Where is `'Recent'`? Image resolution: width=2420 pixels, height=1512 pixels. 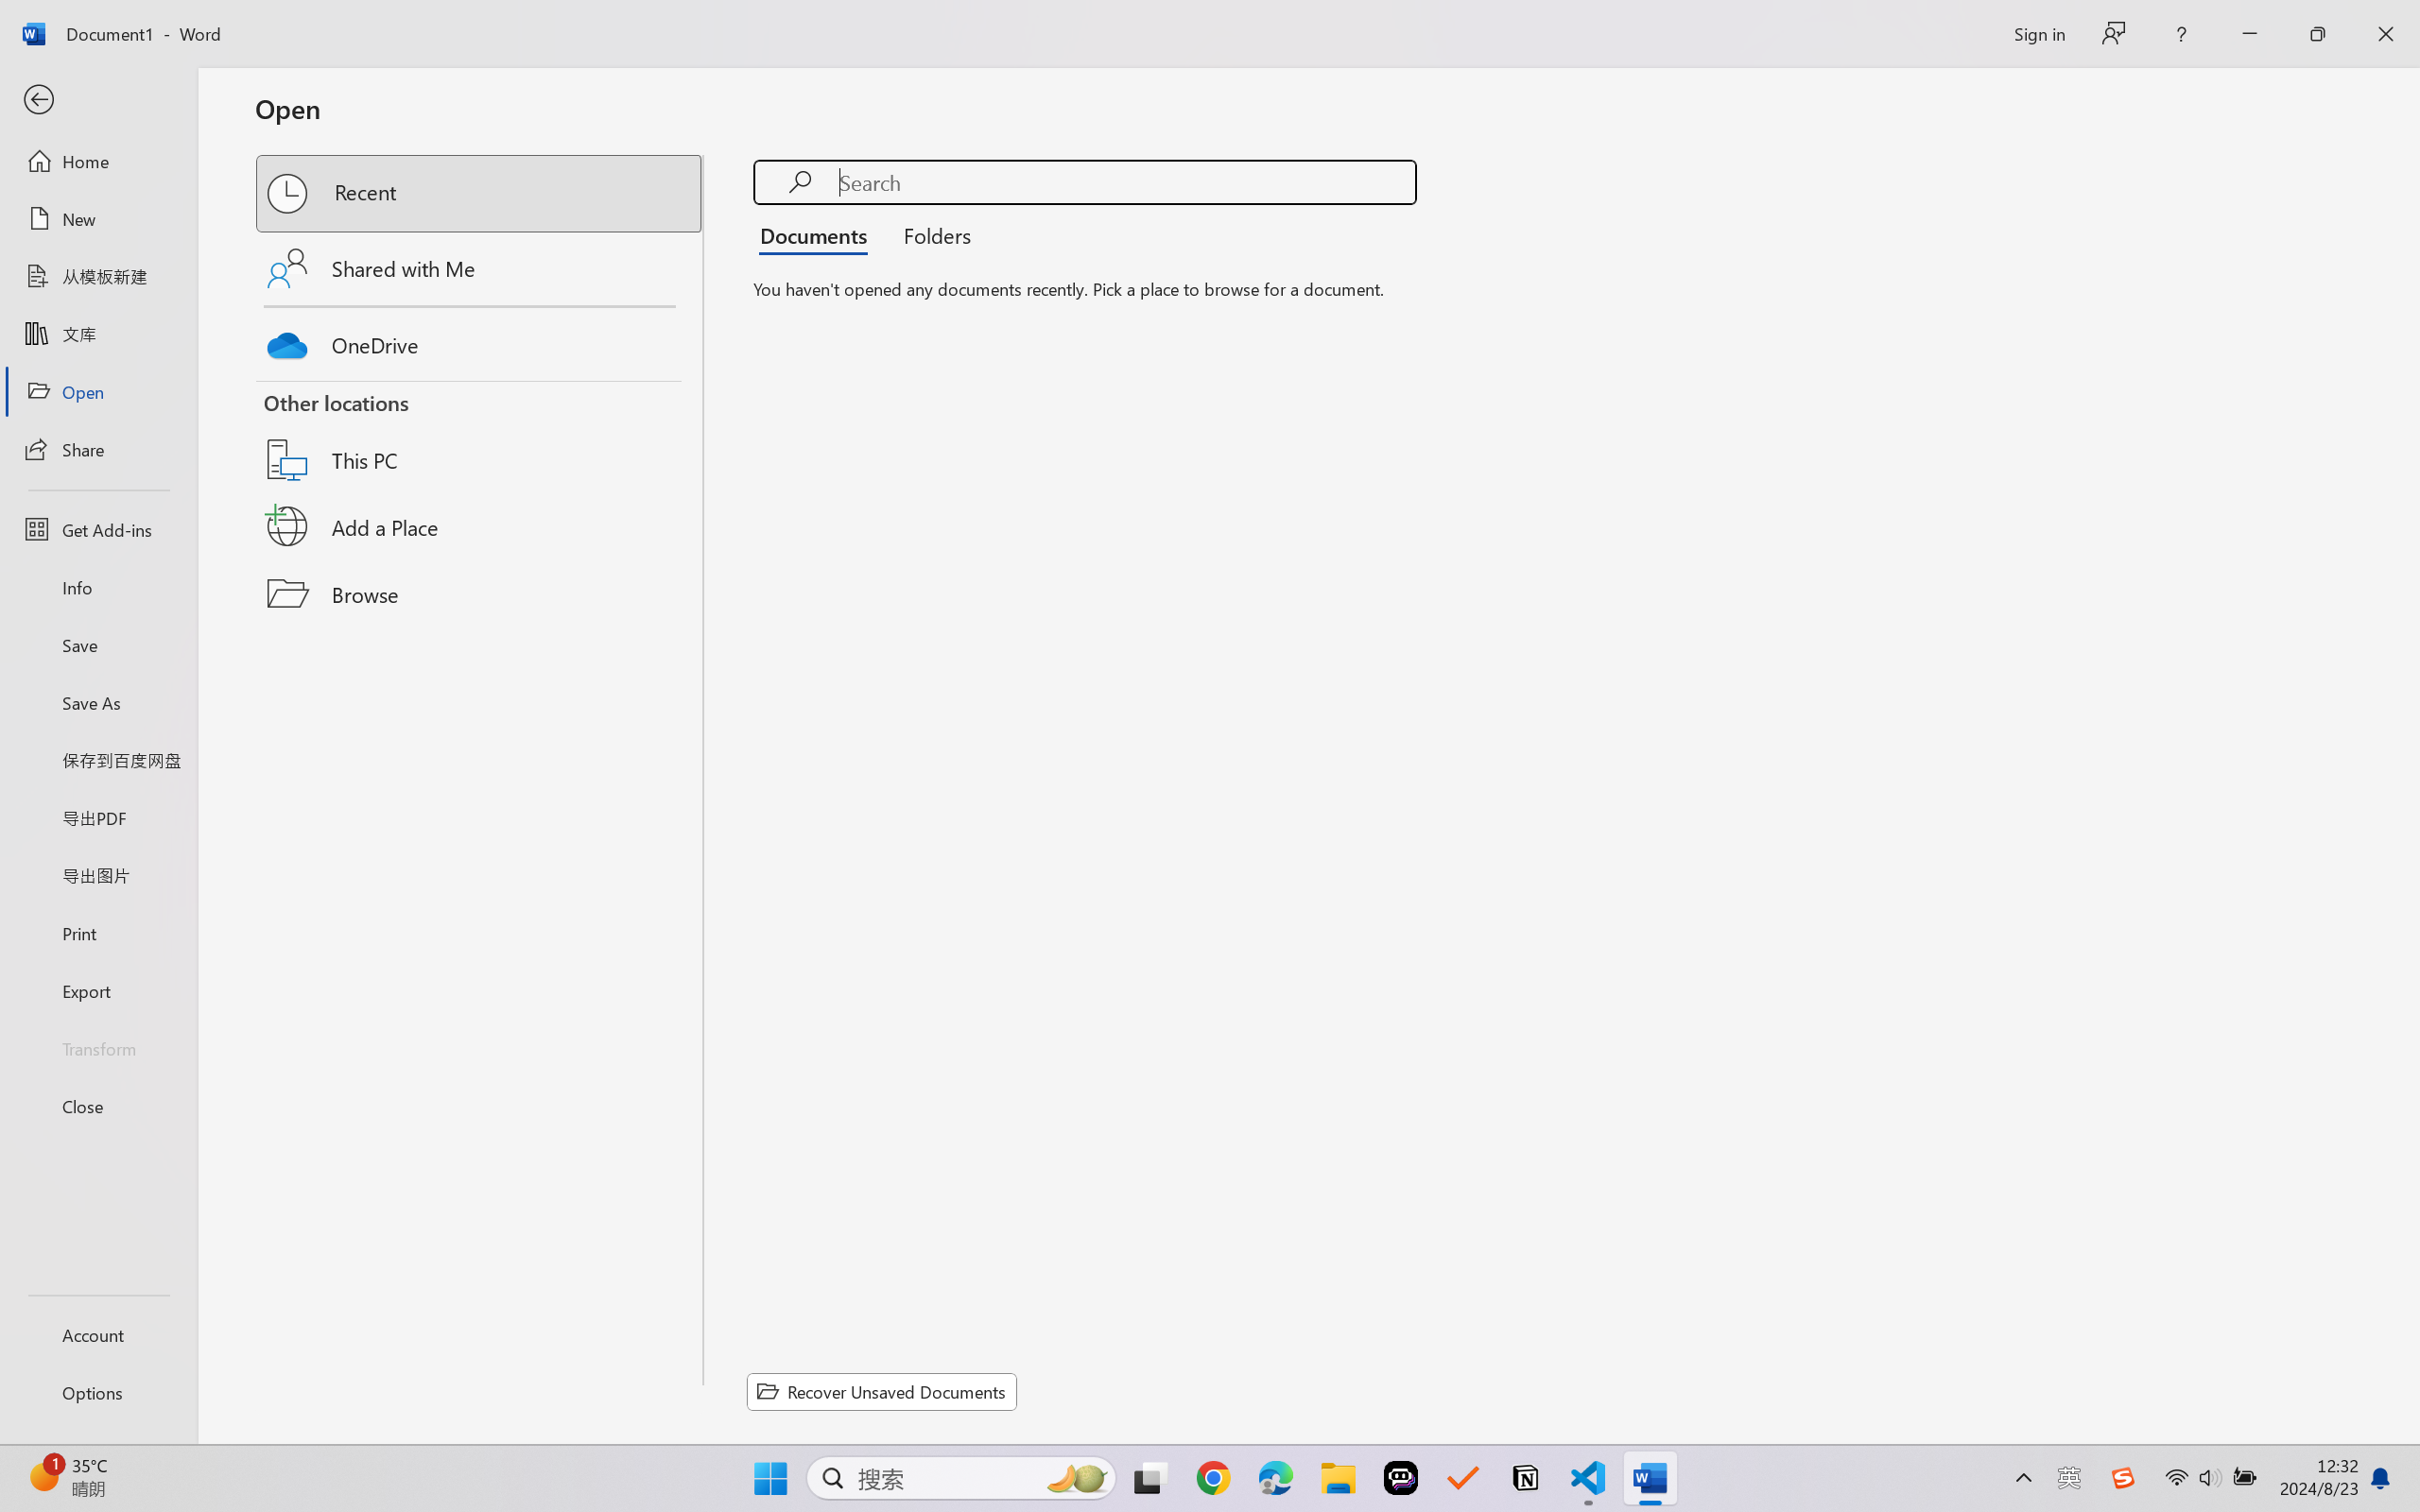 'Recent' is located at coordinates (480, 192).